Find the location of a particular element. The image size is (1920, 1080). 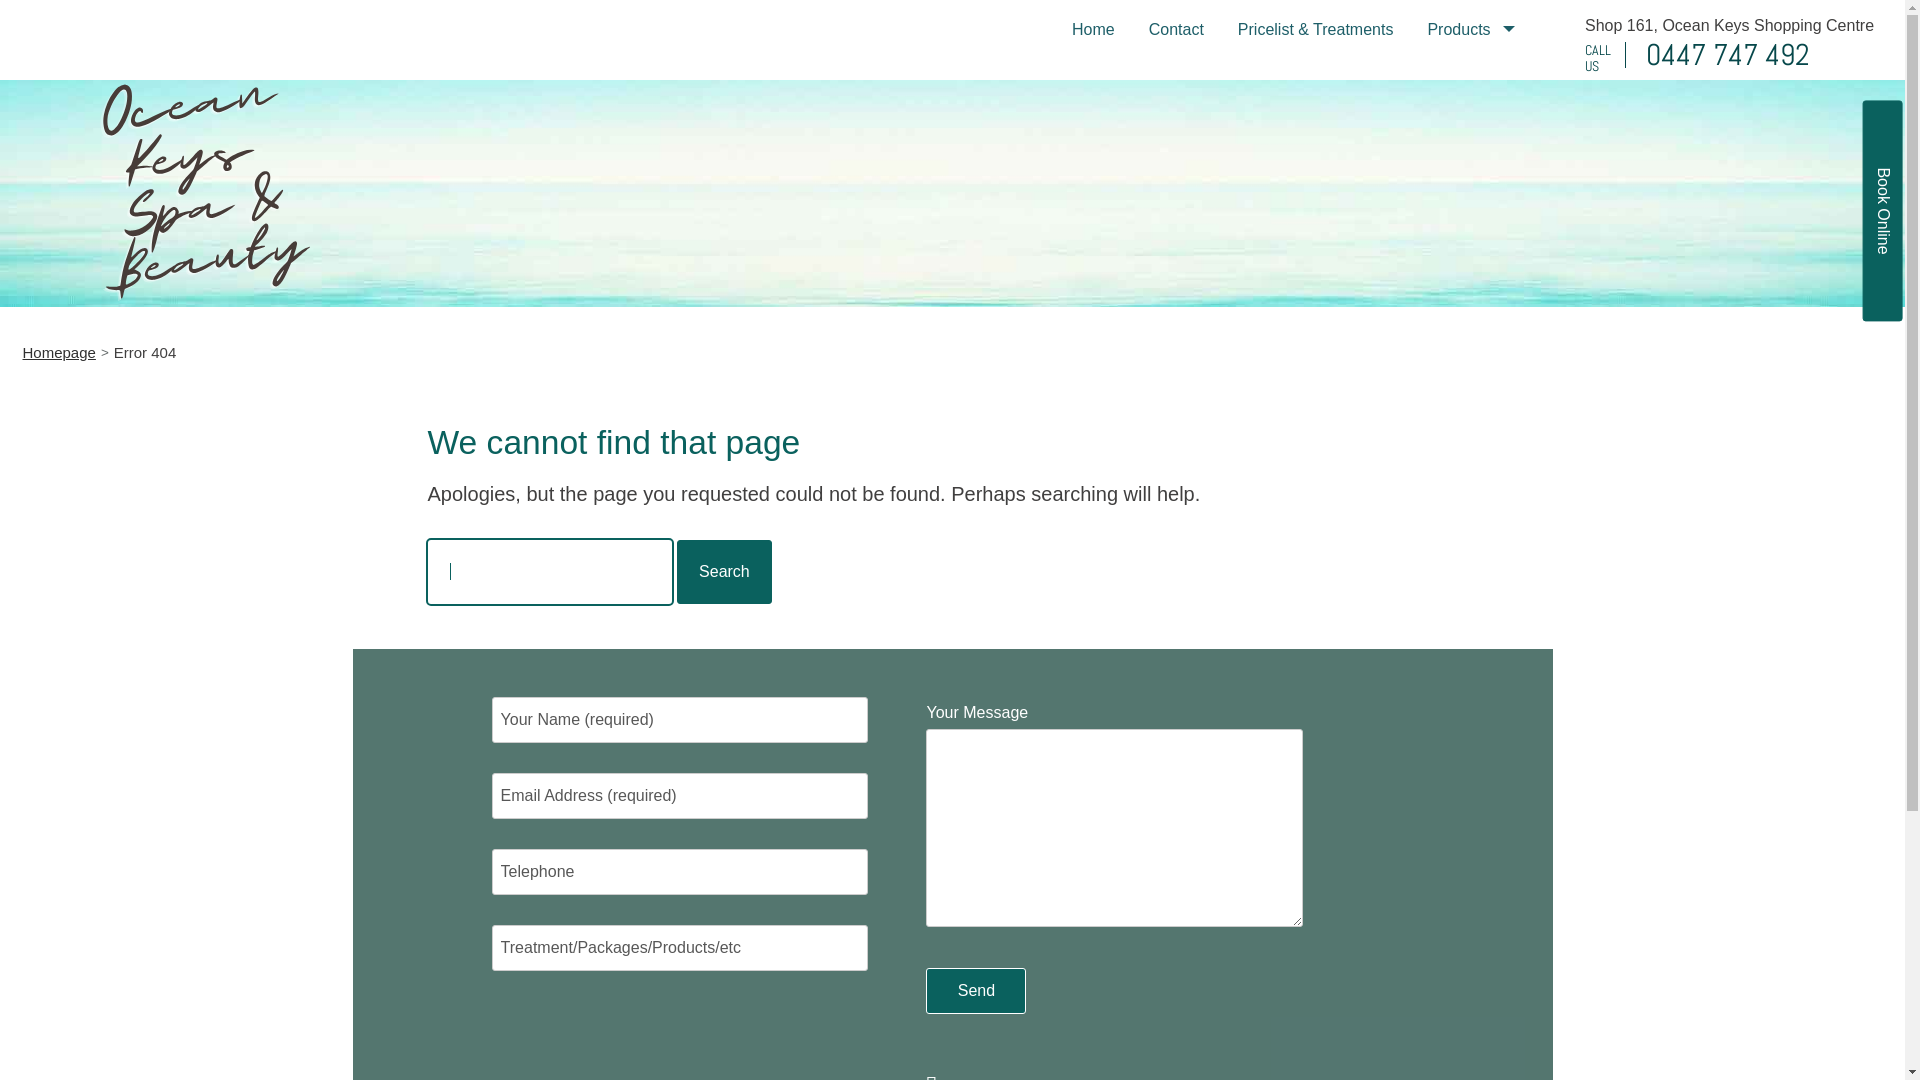

'Search' is located at coordinates (723, 571).